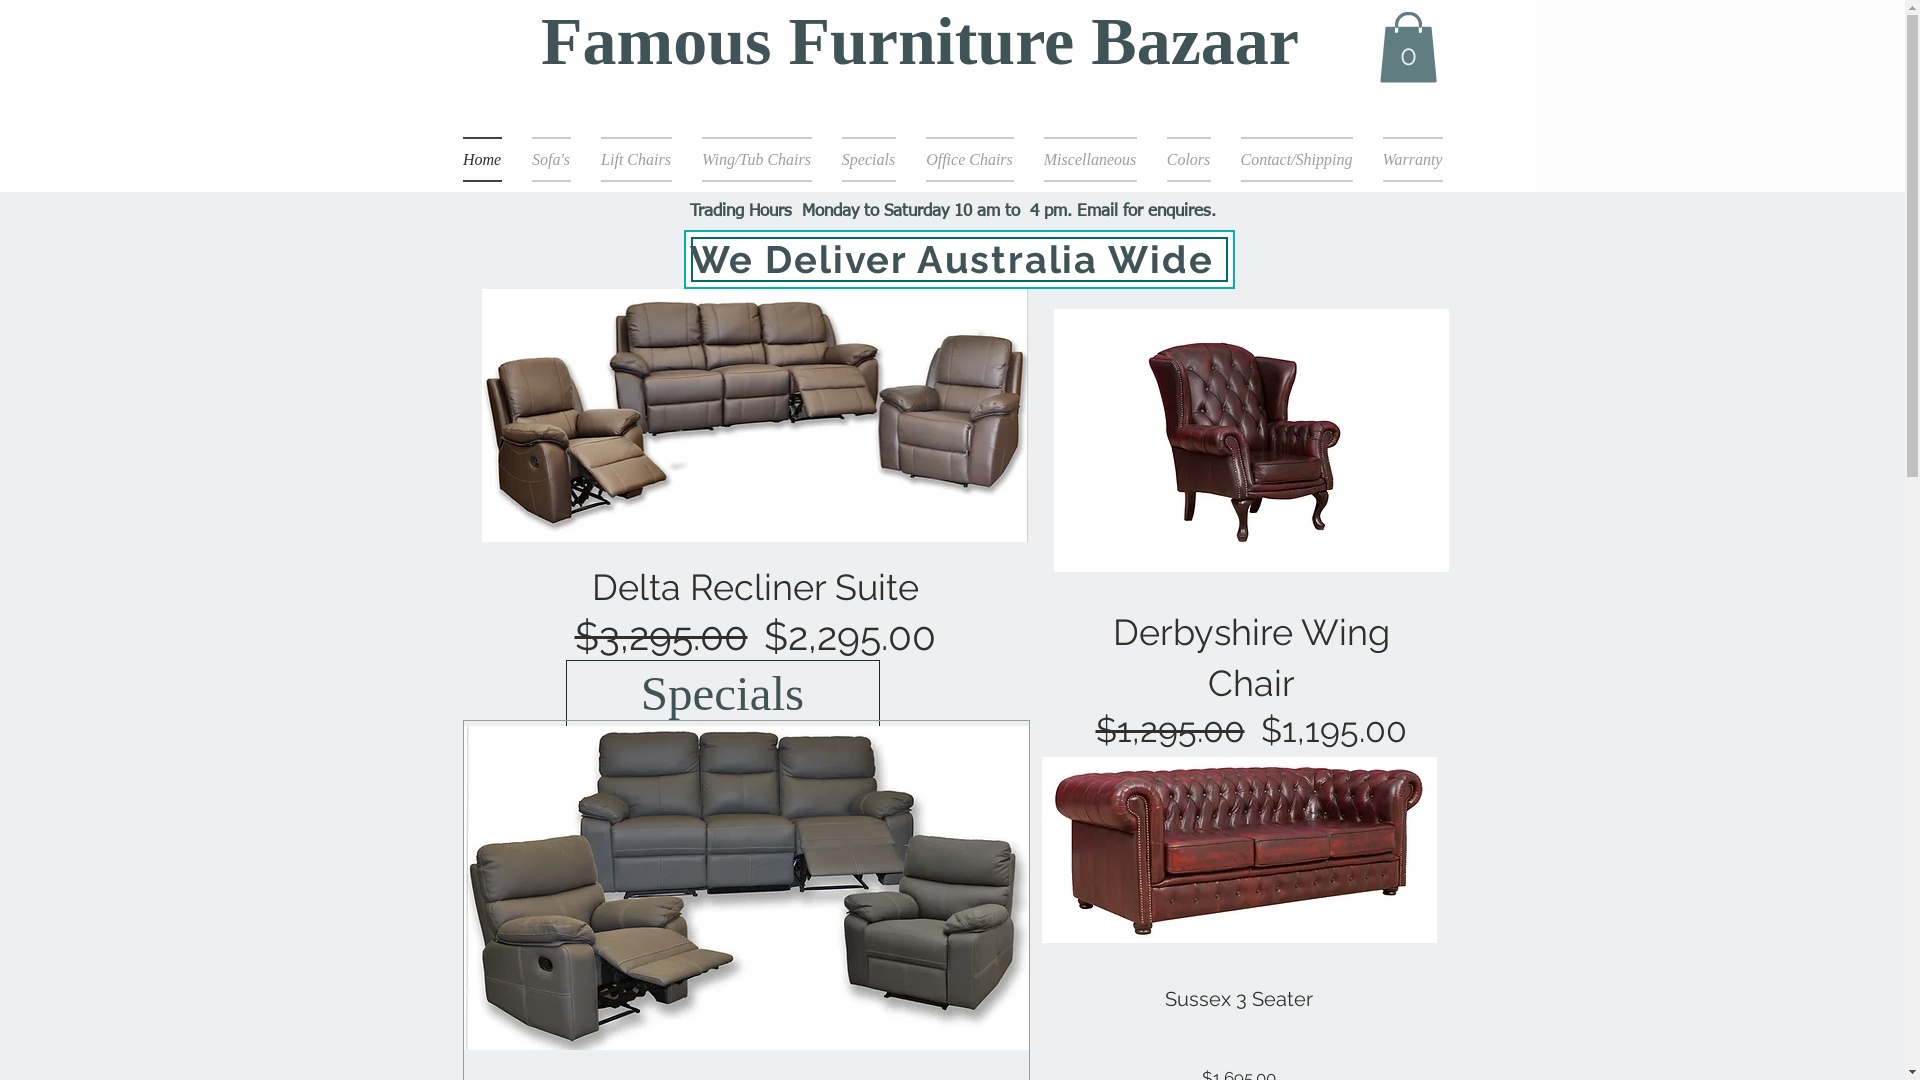 This screenshot has width=1920, height=1080. Describe the element at coordinates (1088, 158) in the screenshot. I see `'Miscellaneous'` at that location.